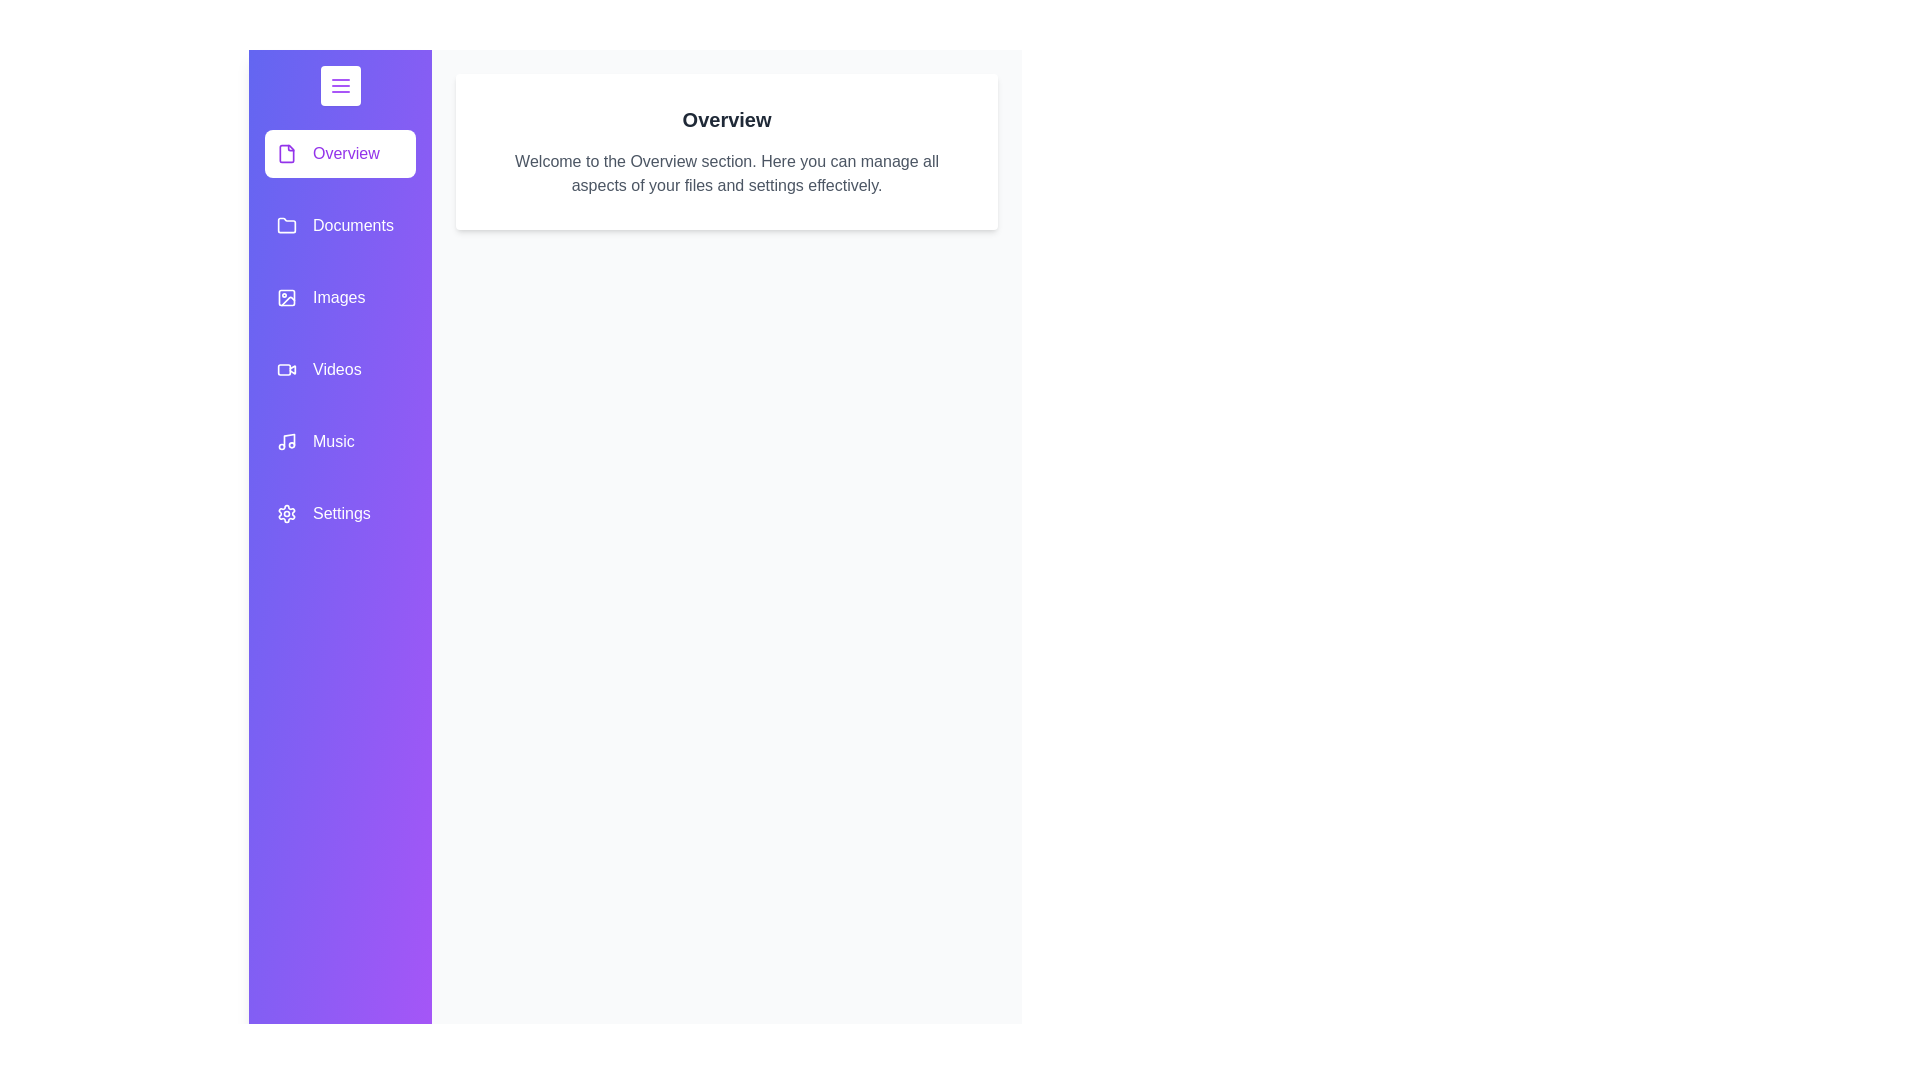  What do you see at coordinates (340, 370) in the screenshot?
I see `the category item labeled Videos in the drawer` at bounding box center [340, 370].